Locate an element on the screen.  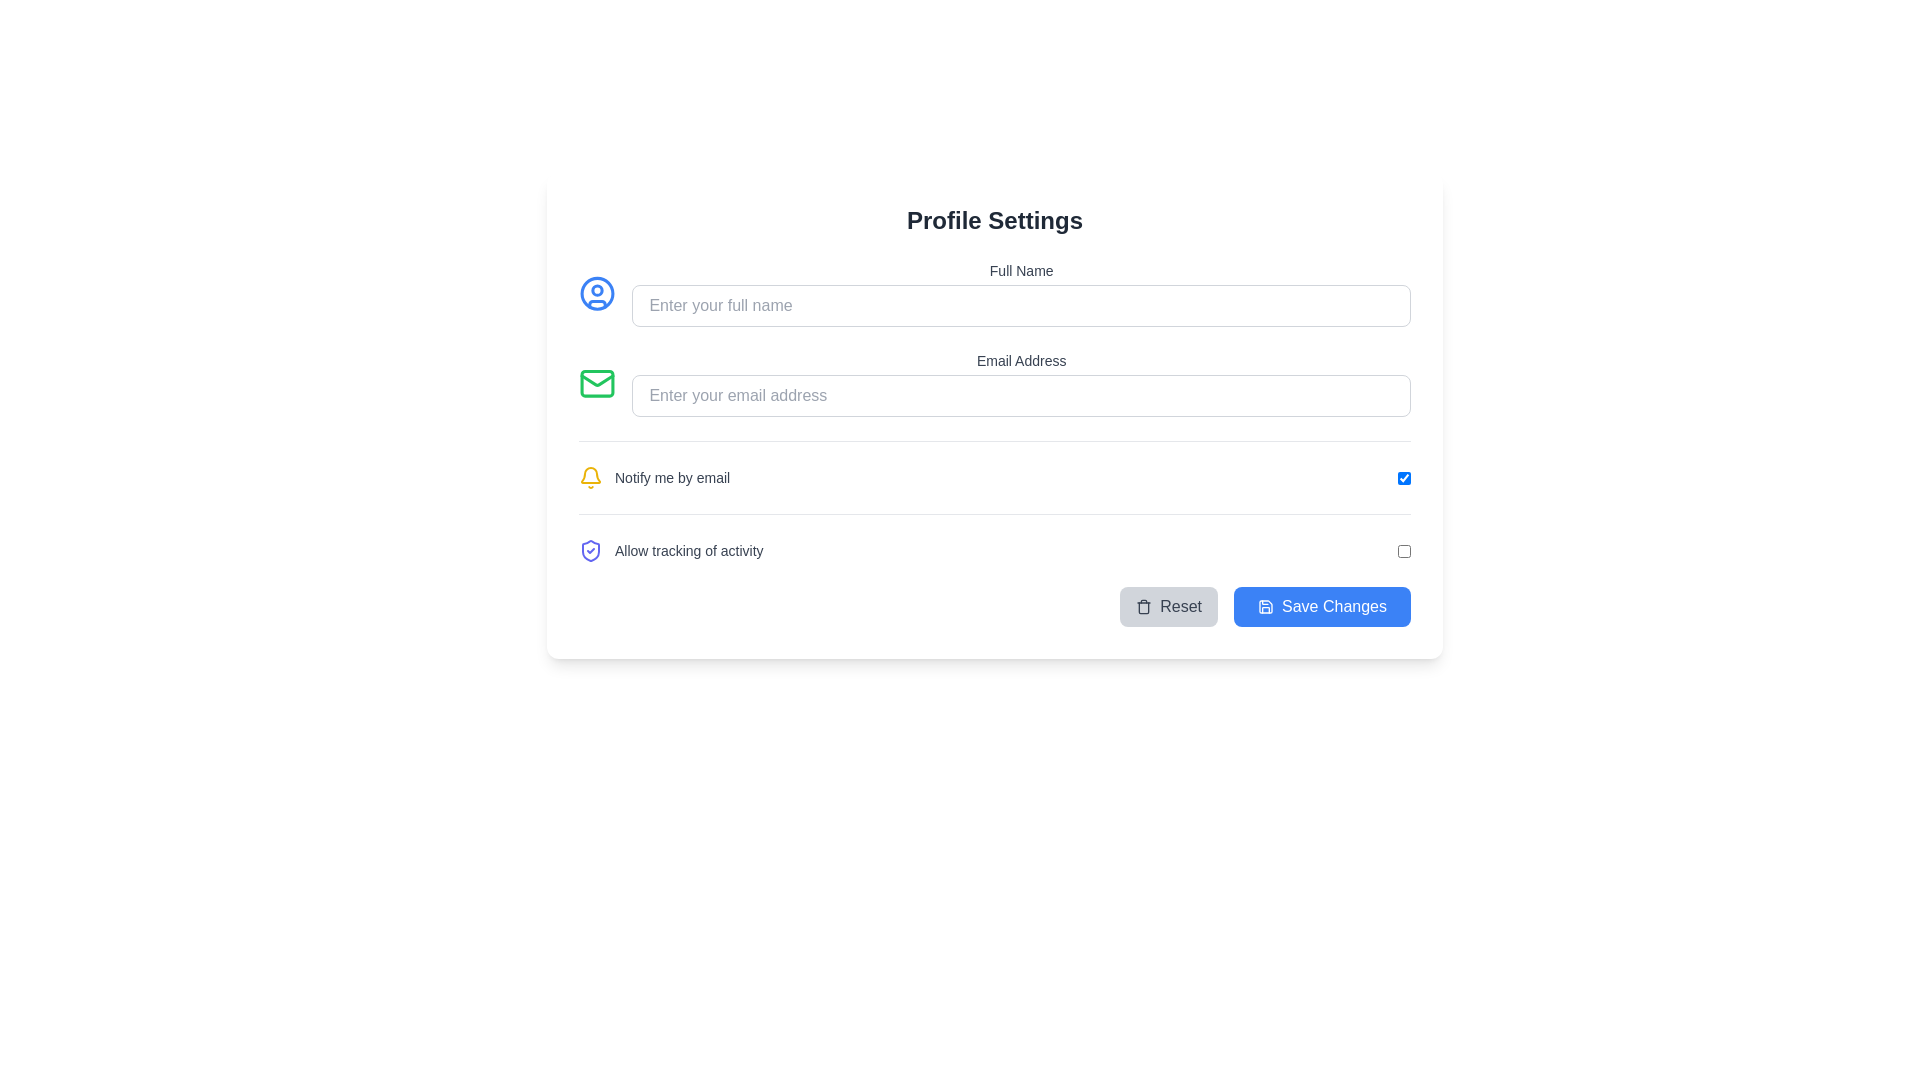
the static text label displaying 'Email Address' located above the email input field in the second section of the form is located at coordinates (1021, 361).